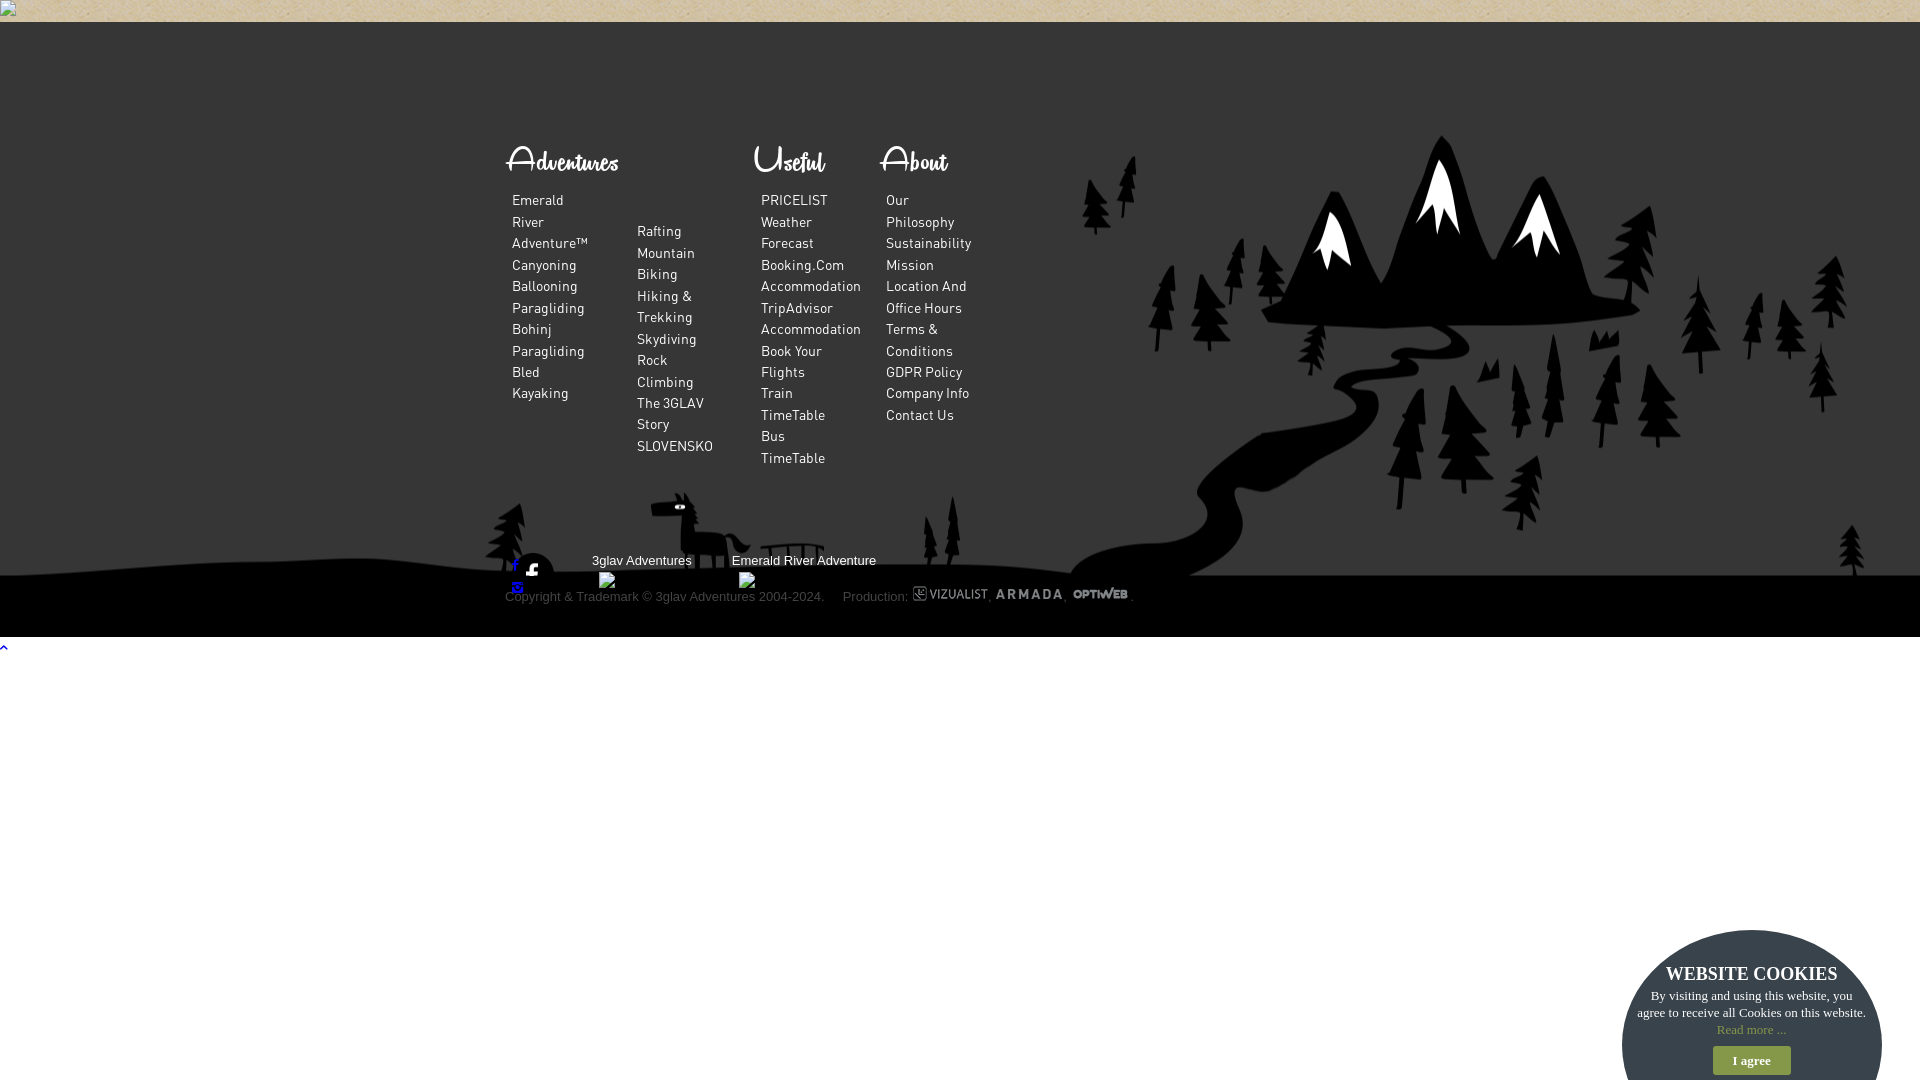  What do you see at coordinates (517, 585) in the screenshot?
I see `'Instagram'` at bounding box center [517, 585].